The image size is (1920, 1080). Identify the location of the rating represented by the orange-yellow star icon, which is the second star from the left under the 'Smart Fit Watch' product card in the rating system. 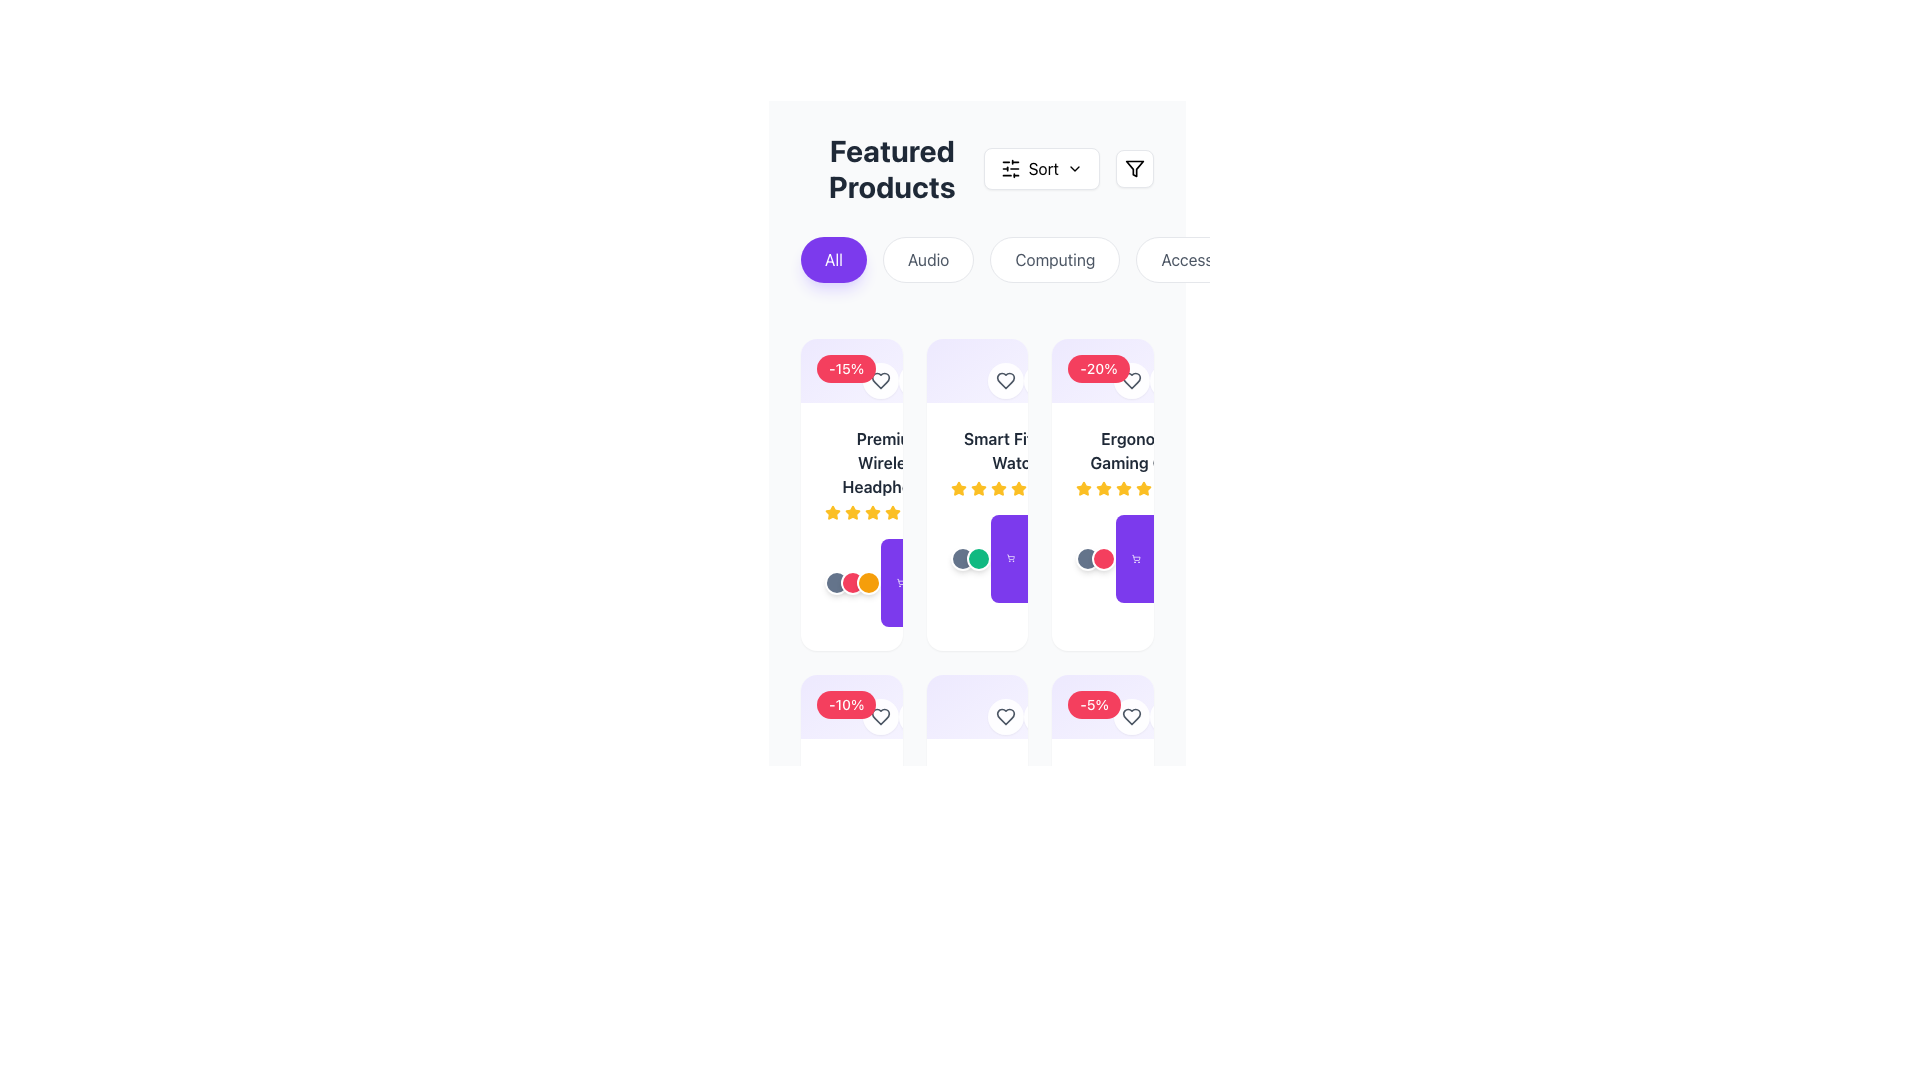
(978, 488).